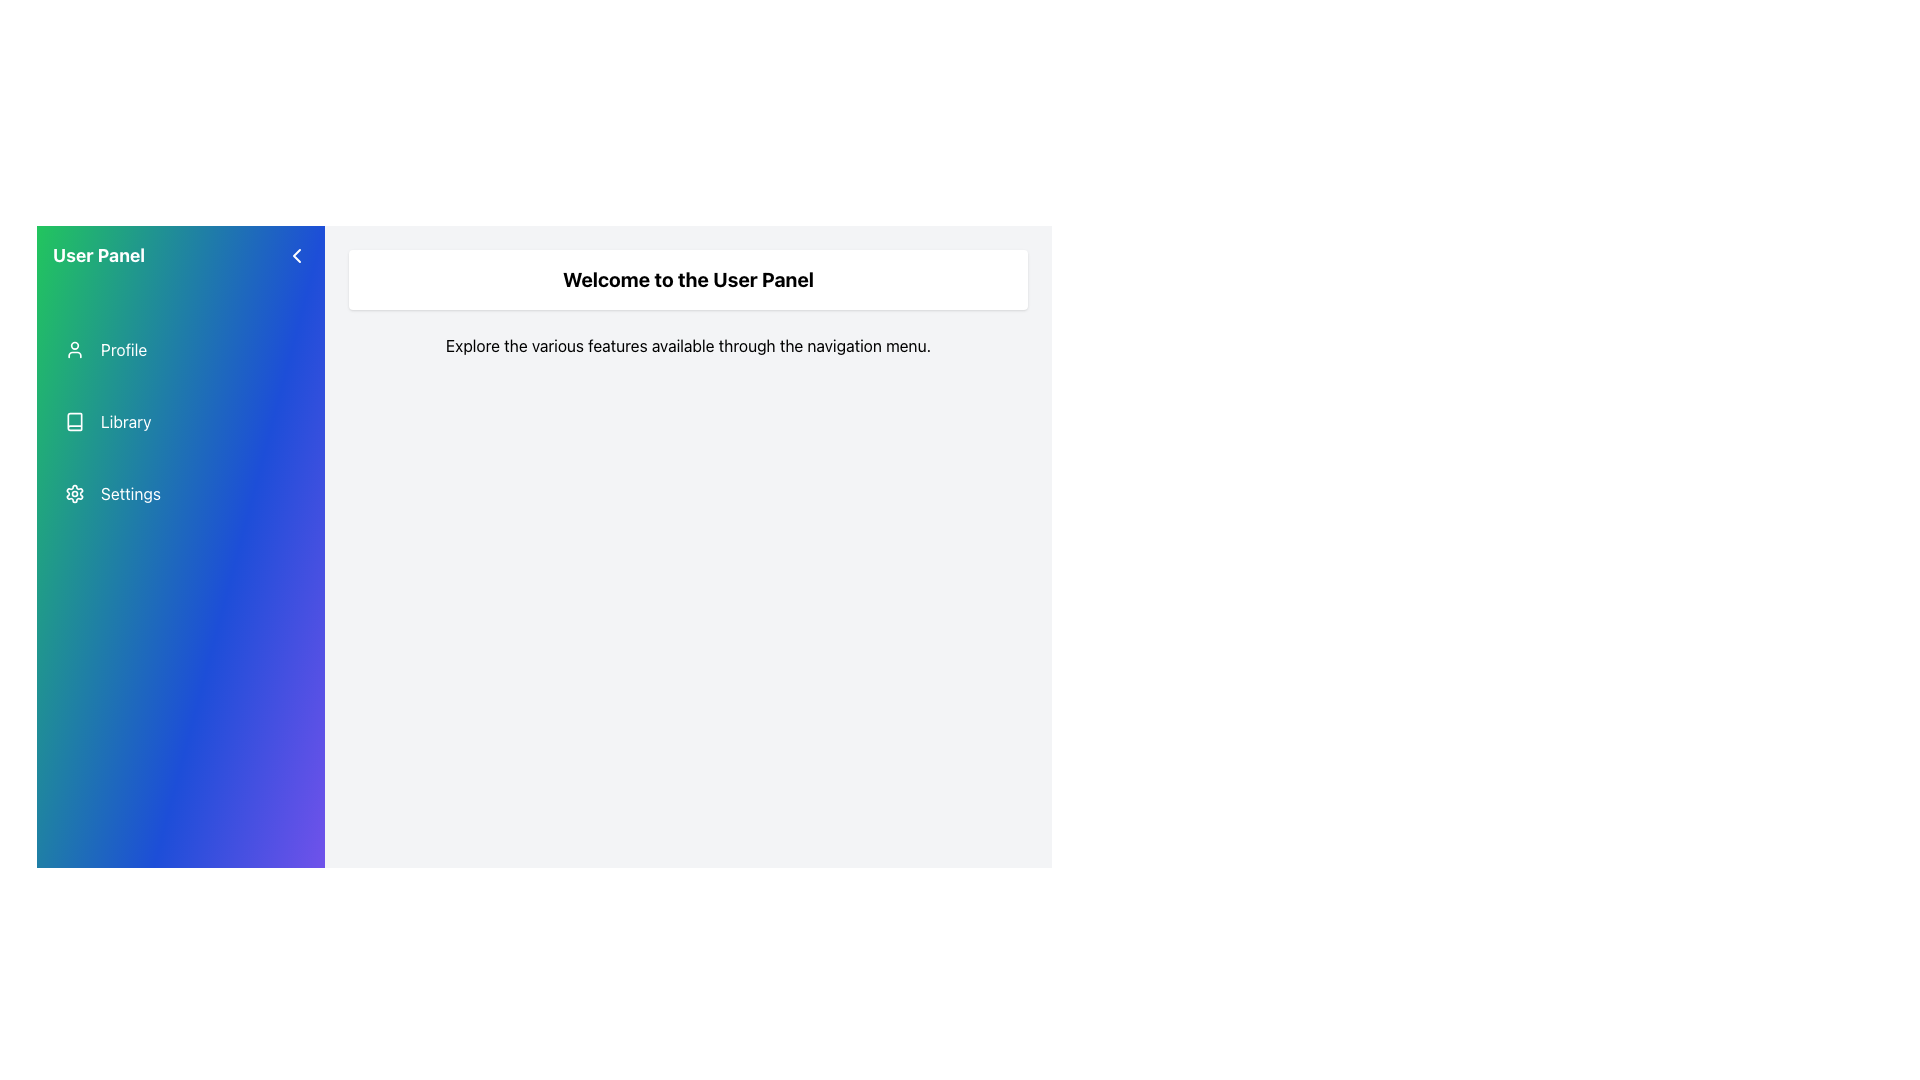 Image resolution: width=1920 pixels, height=1080 pixels. I want to click on the second item in the navigation menu of the 'User Panel' side panel, so click(181, 401).